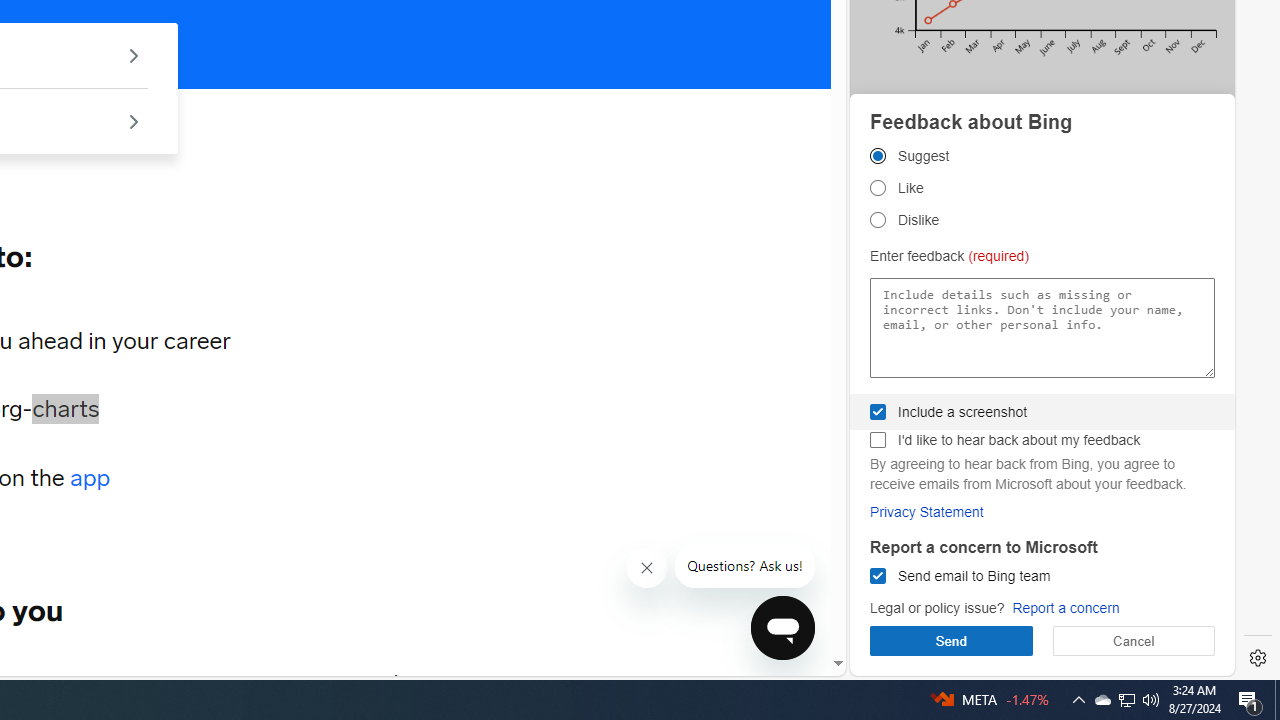 The height and width of the screenshot is (720, 1280). I want to click on 'Open messaging window', so click(782, 627).